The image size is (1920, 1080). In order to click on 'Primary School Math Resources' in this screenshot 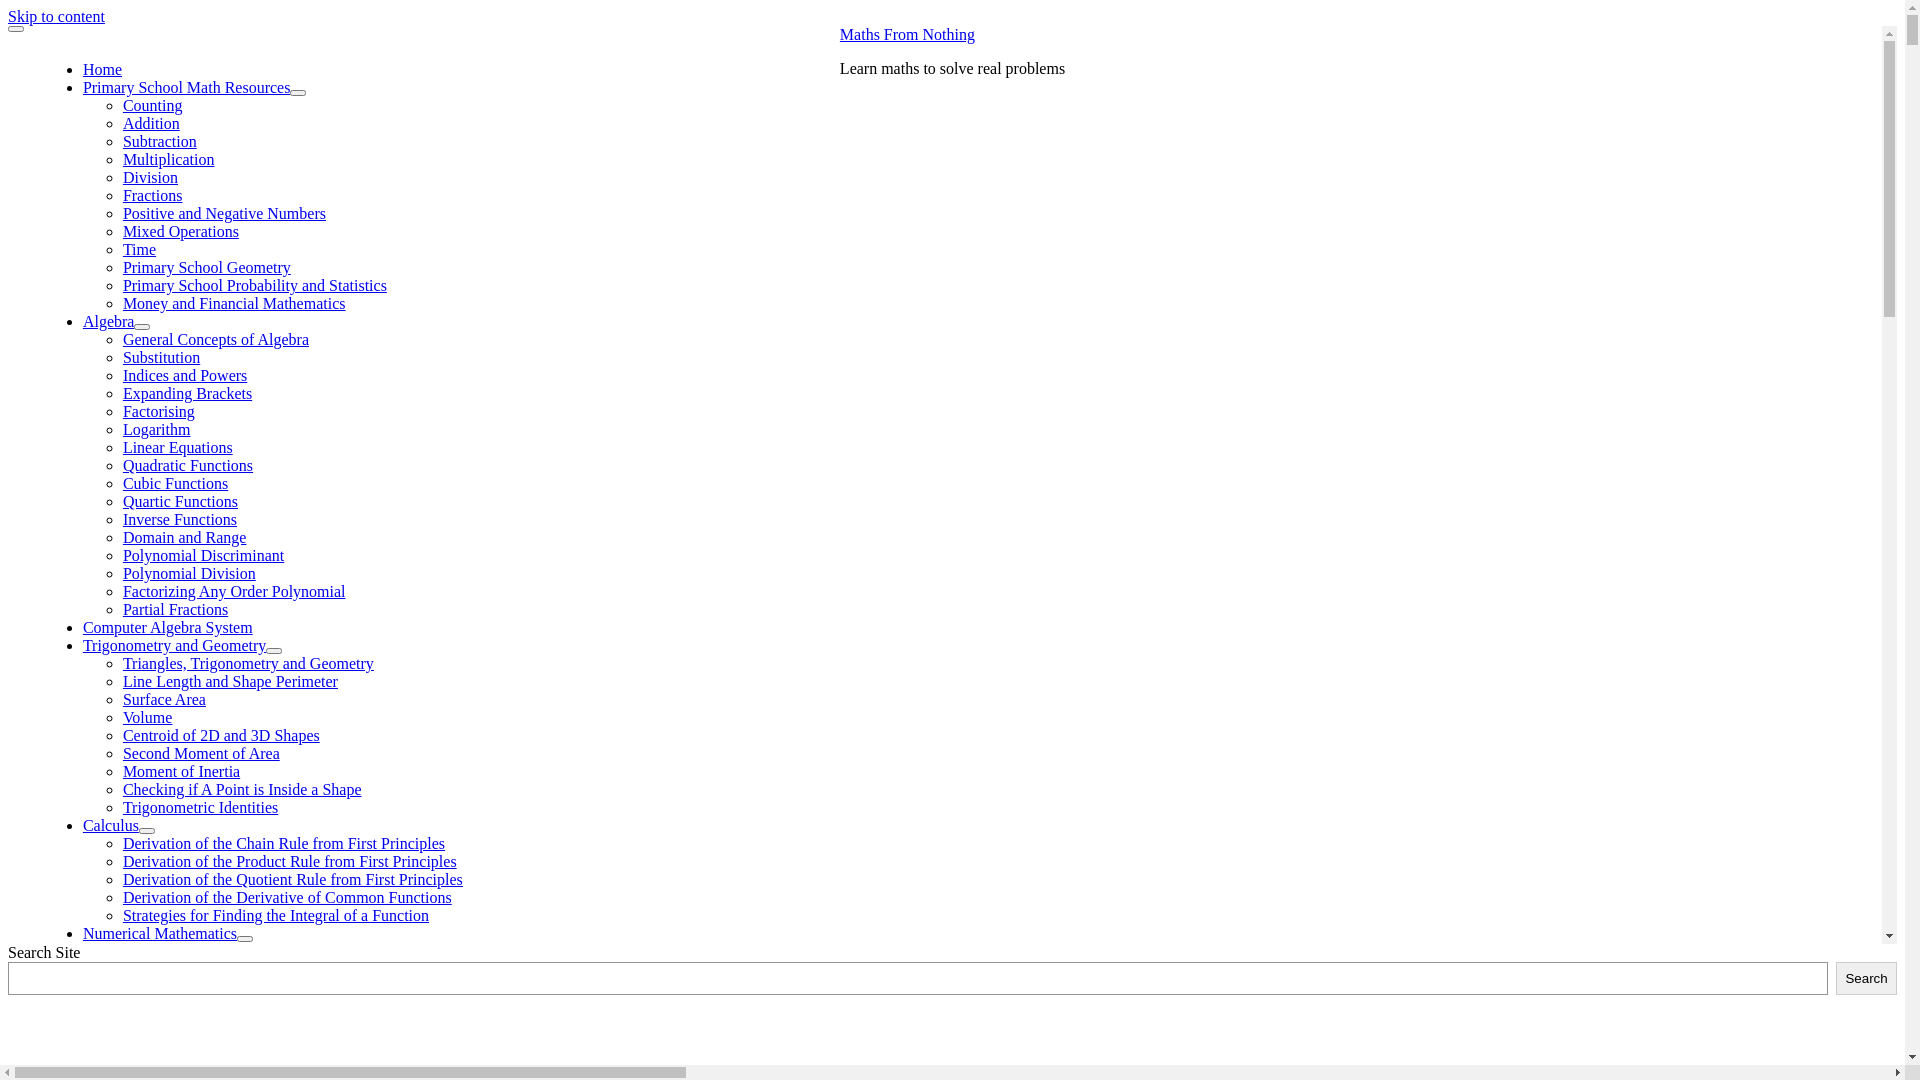, I will do `click(81, 86)`.